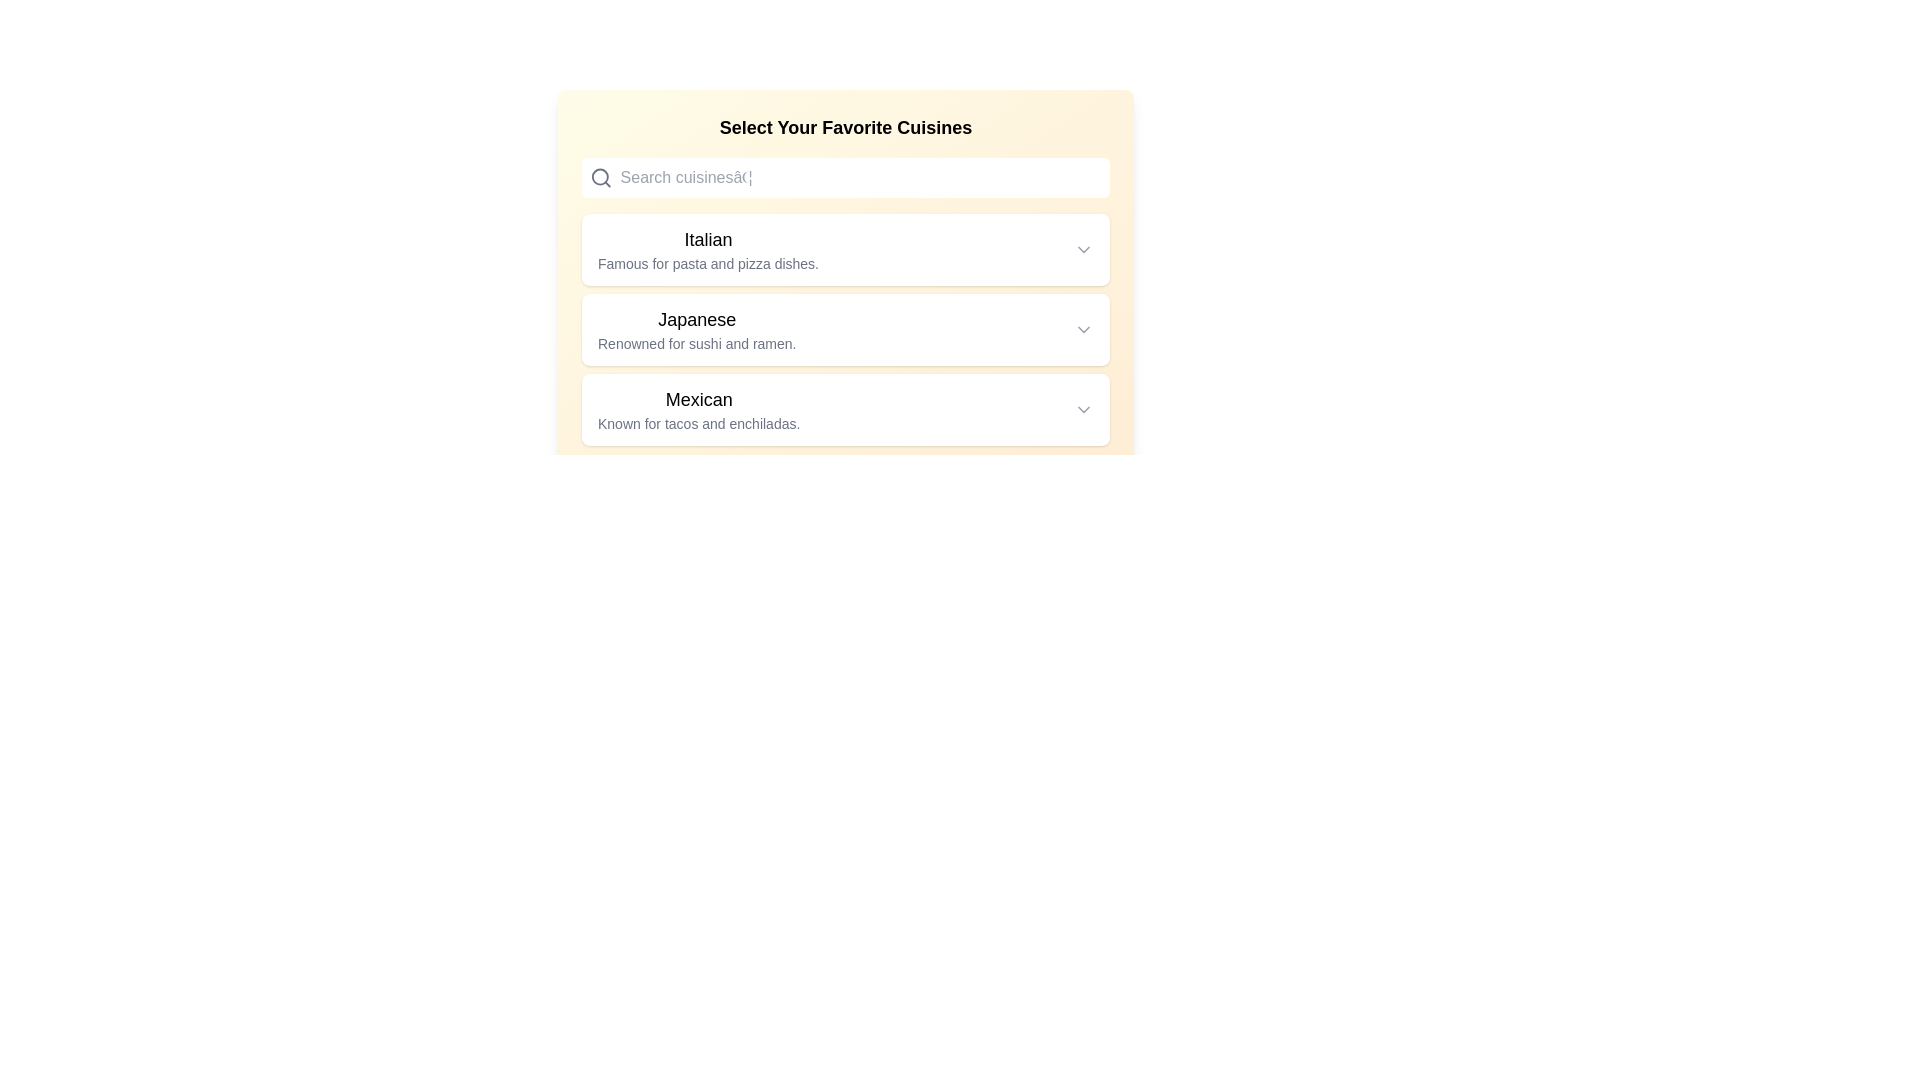  I want to click on the non-interactive text label that provides additional information about the 'Italian' heading, located directly below it, so click(708, 262).